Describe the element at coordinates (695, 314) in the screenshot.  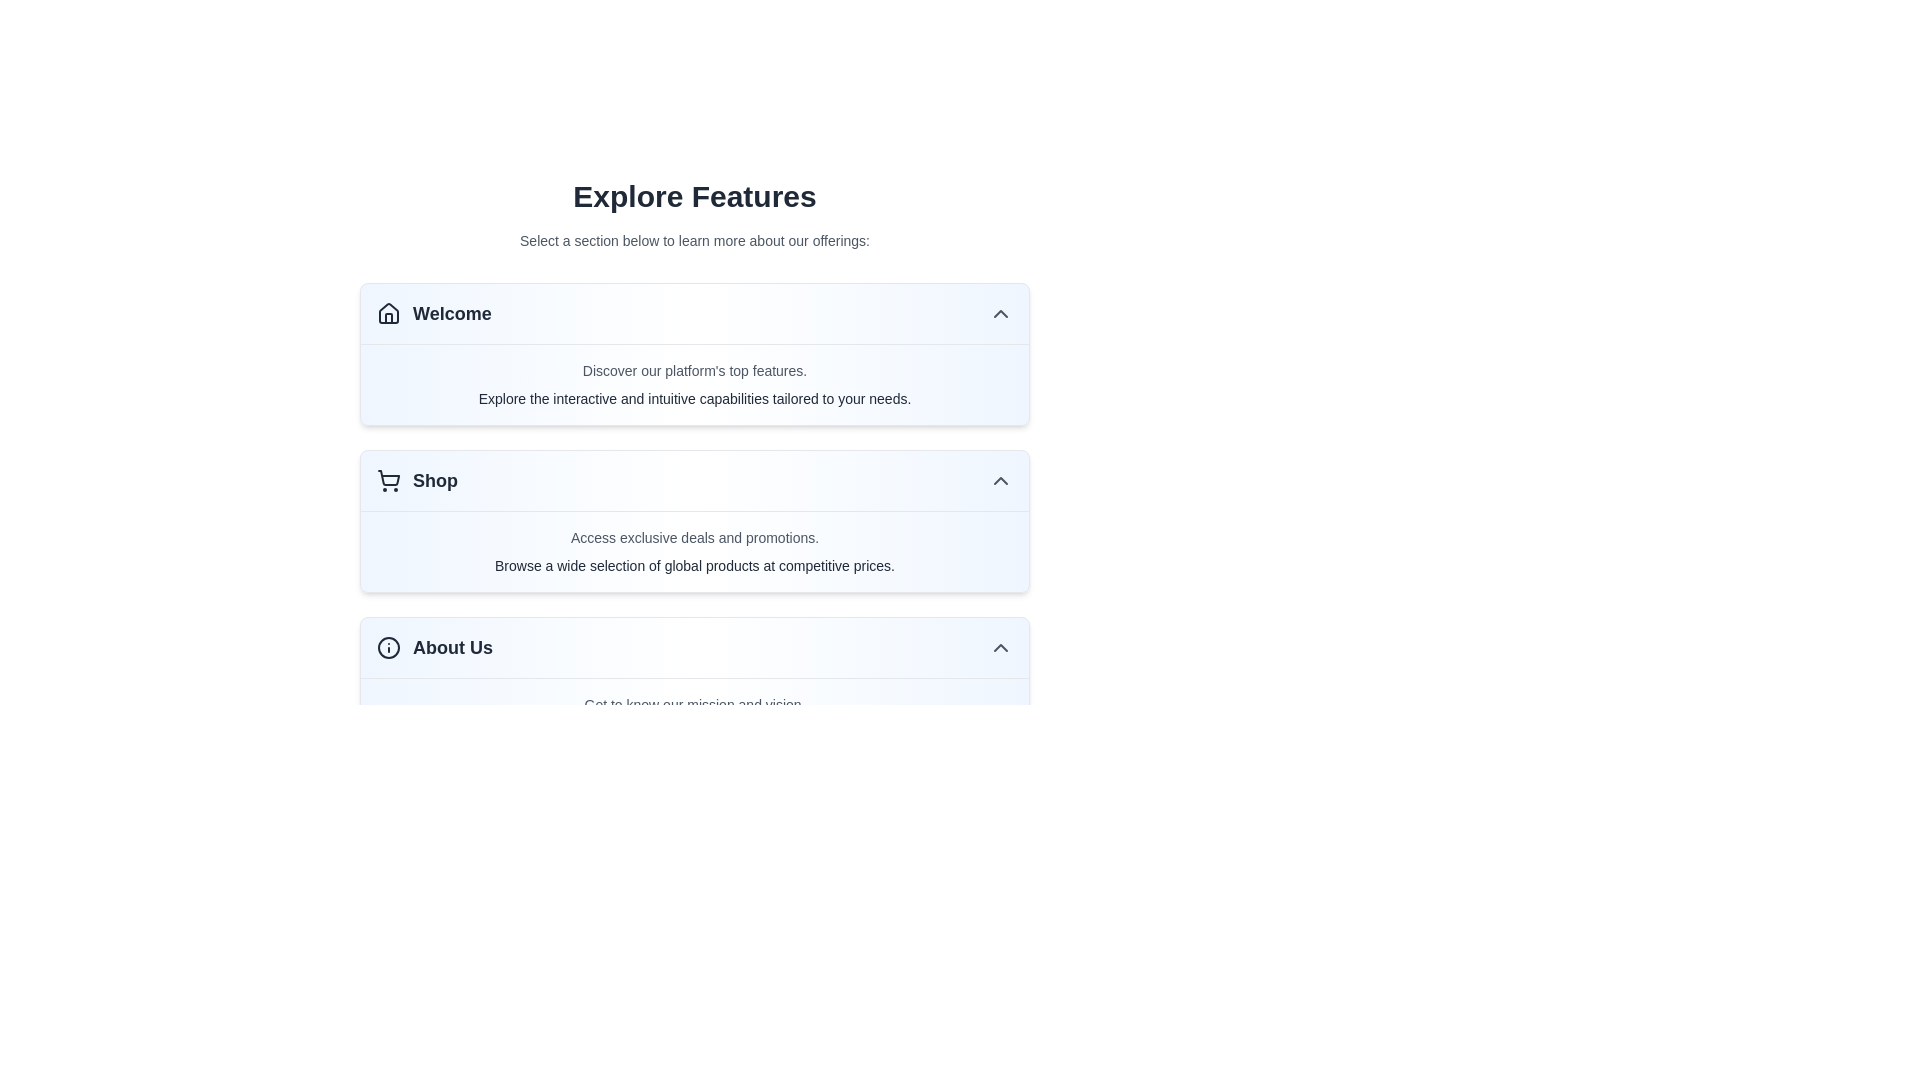
I see `the interactive collapsible section header located below the title 'Explore Features' to toggle the content related to 'Welcome' for accessibility purposes` at that location.